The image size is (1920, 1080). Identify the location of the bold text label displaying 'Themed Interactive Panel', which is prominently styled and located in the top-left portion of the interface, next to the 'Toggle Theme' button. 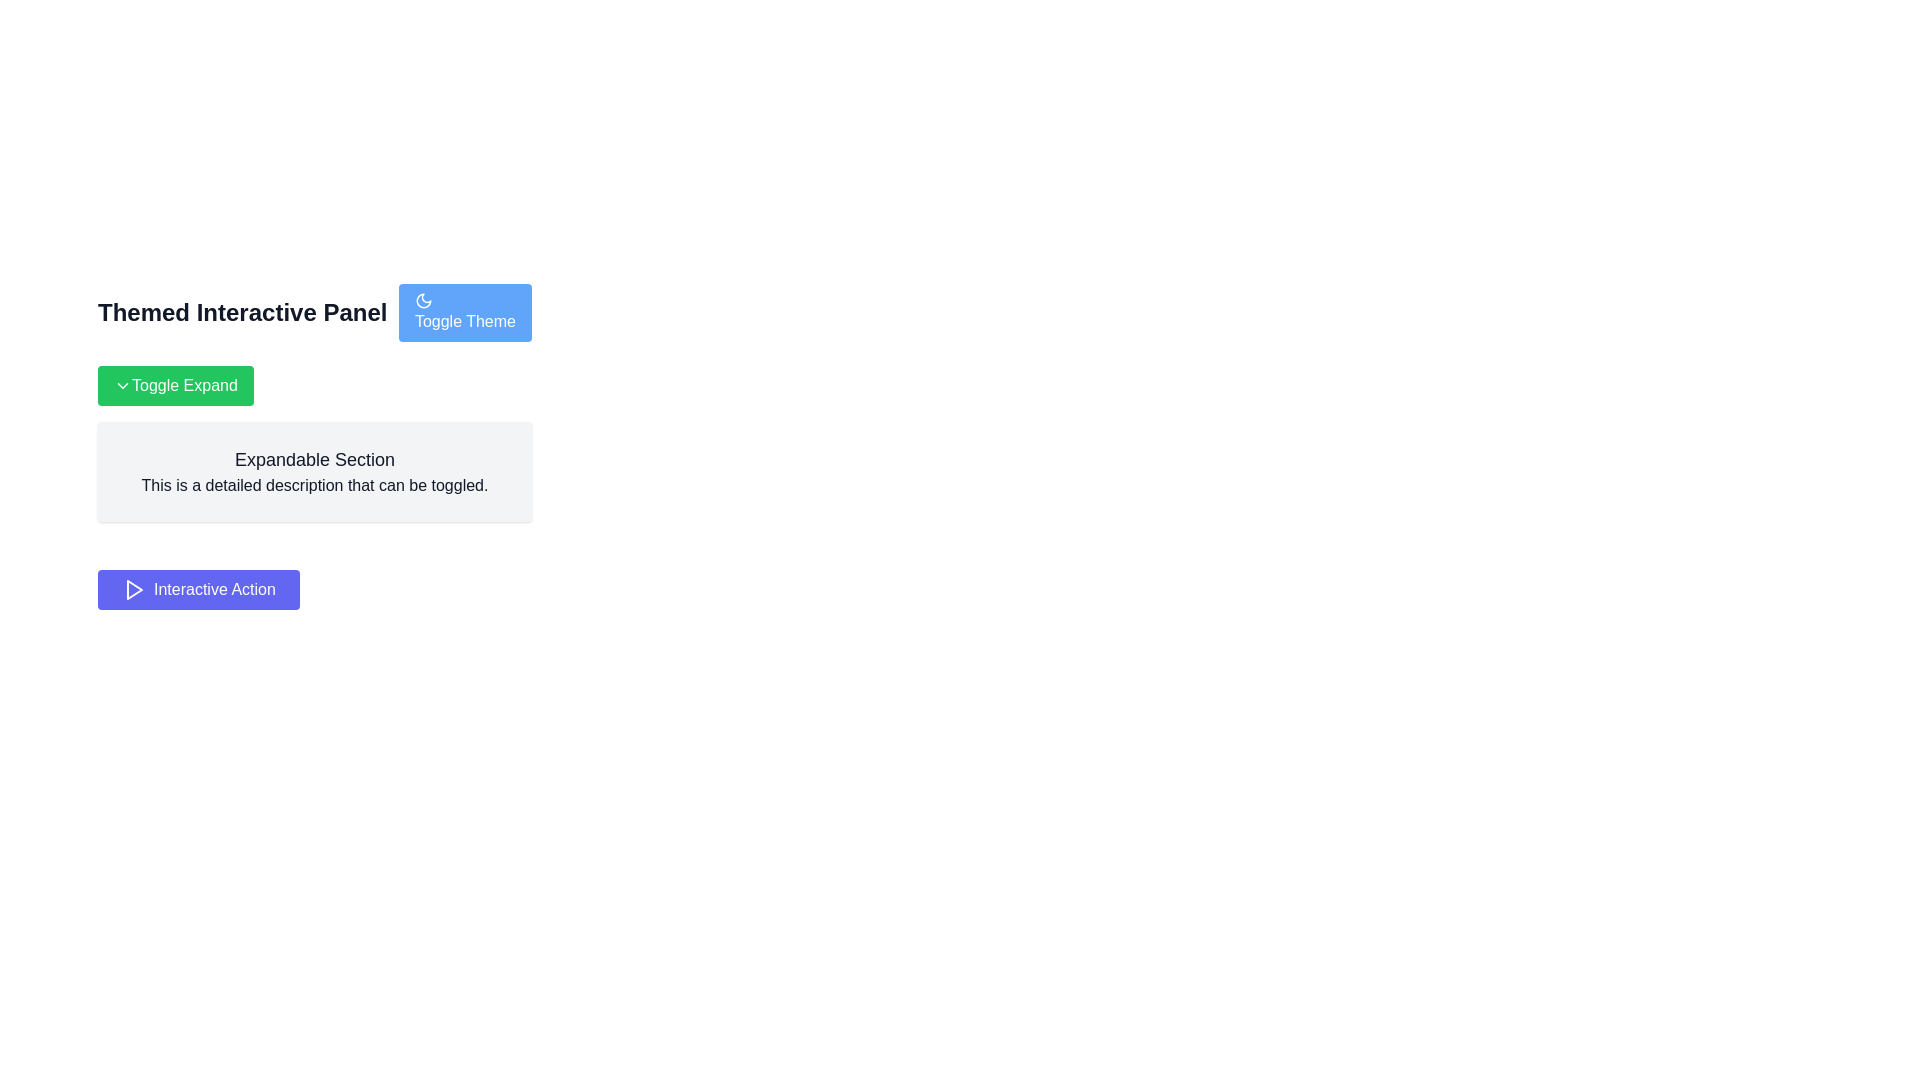
(241, 312).